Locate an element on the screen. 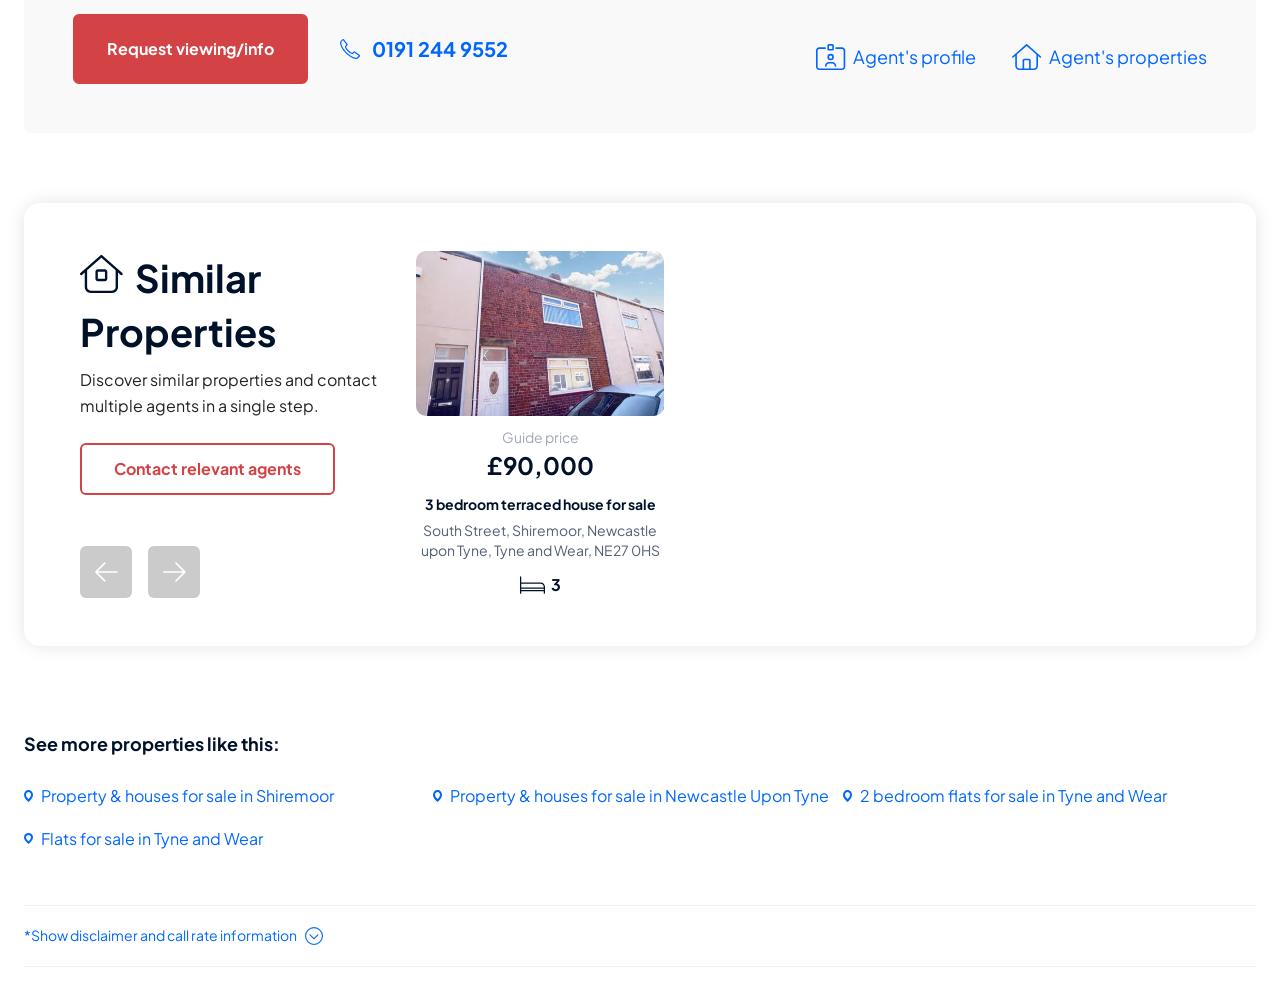  'Request viewing/info' is located at coordinates (190, 46).